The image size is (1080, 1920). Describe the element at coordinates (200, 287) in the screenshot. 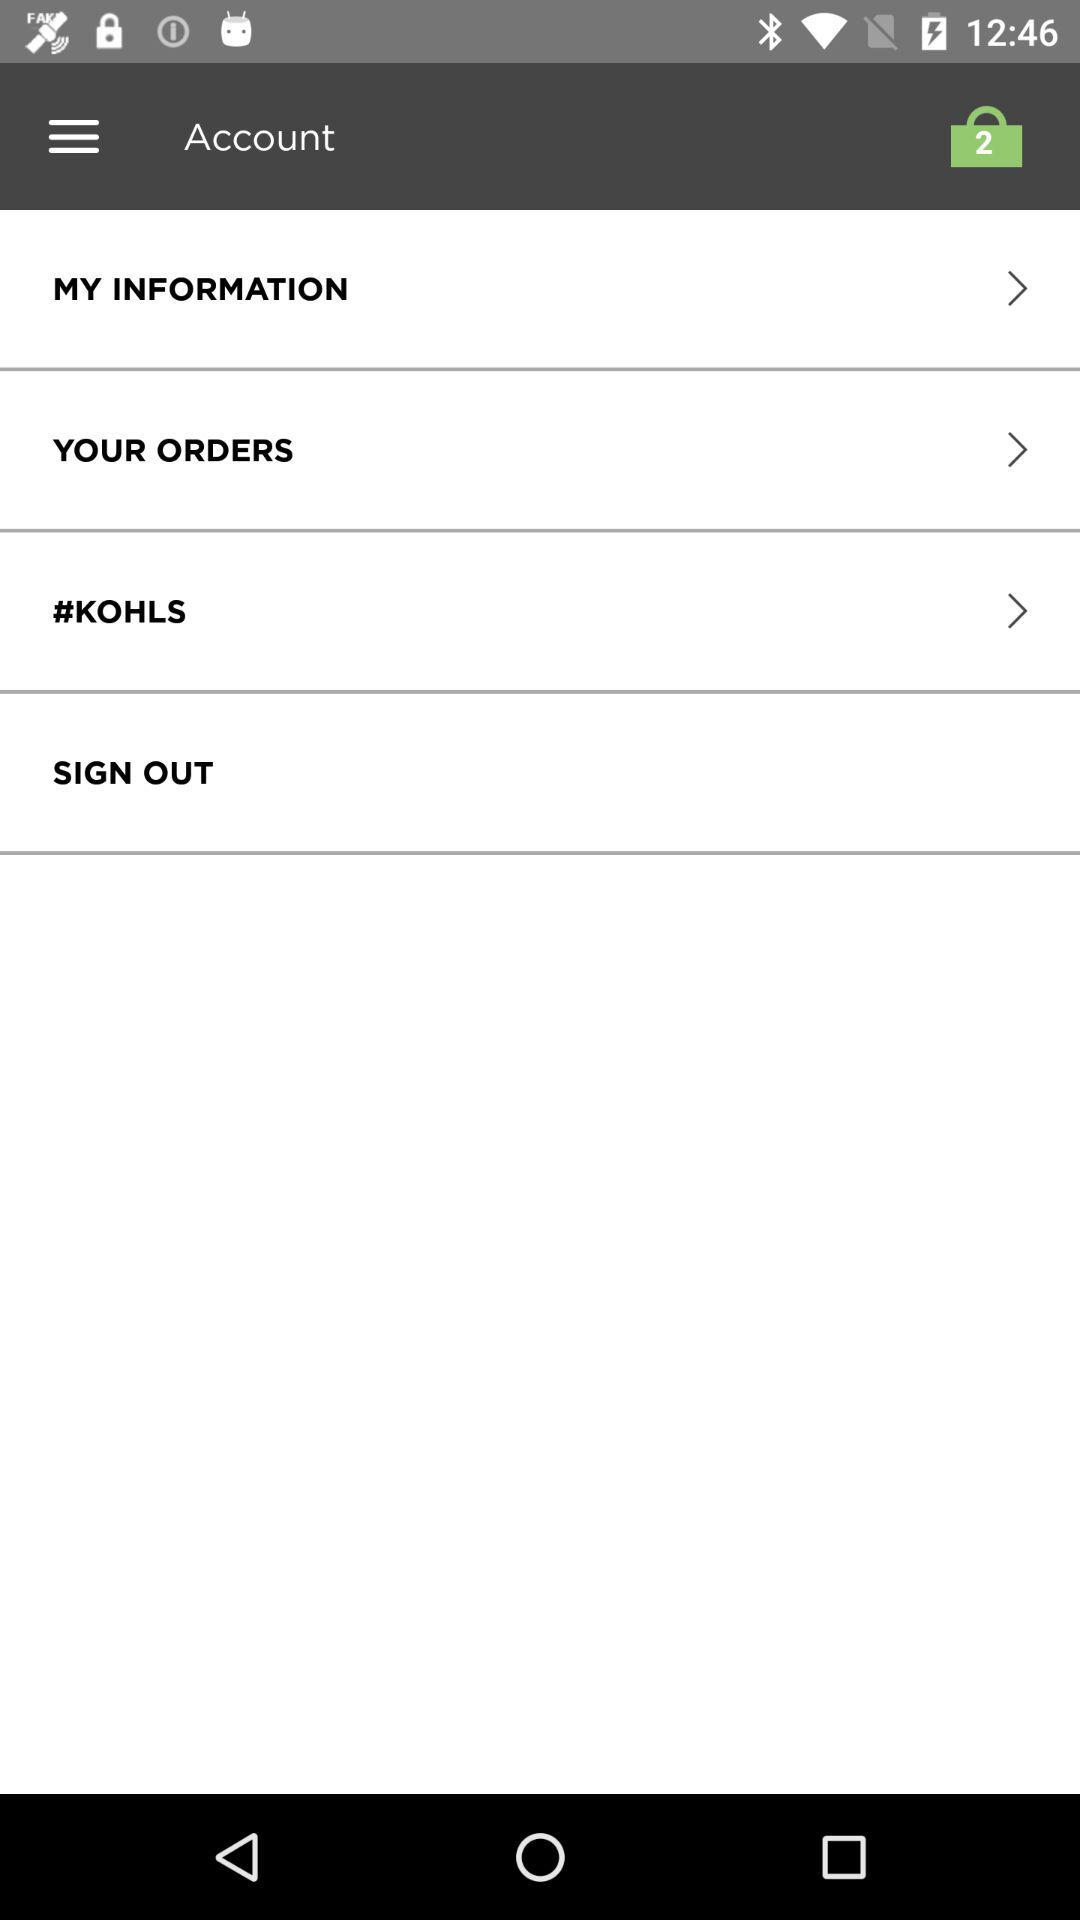

I see `item above your orders icon` at that location.